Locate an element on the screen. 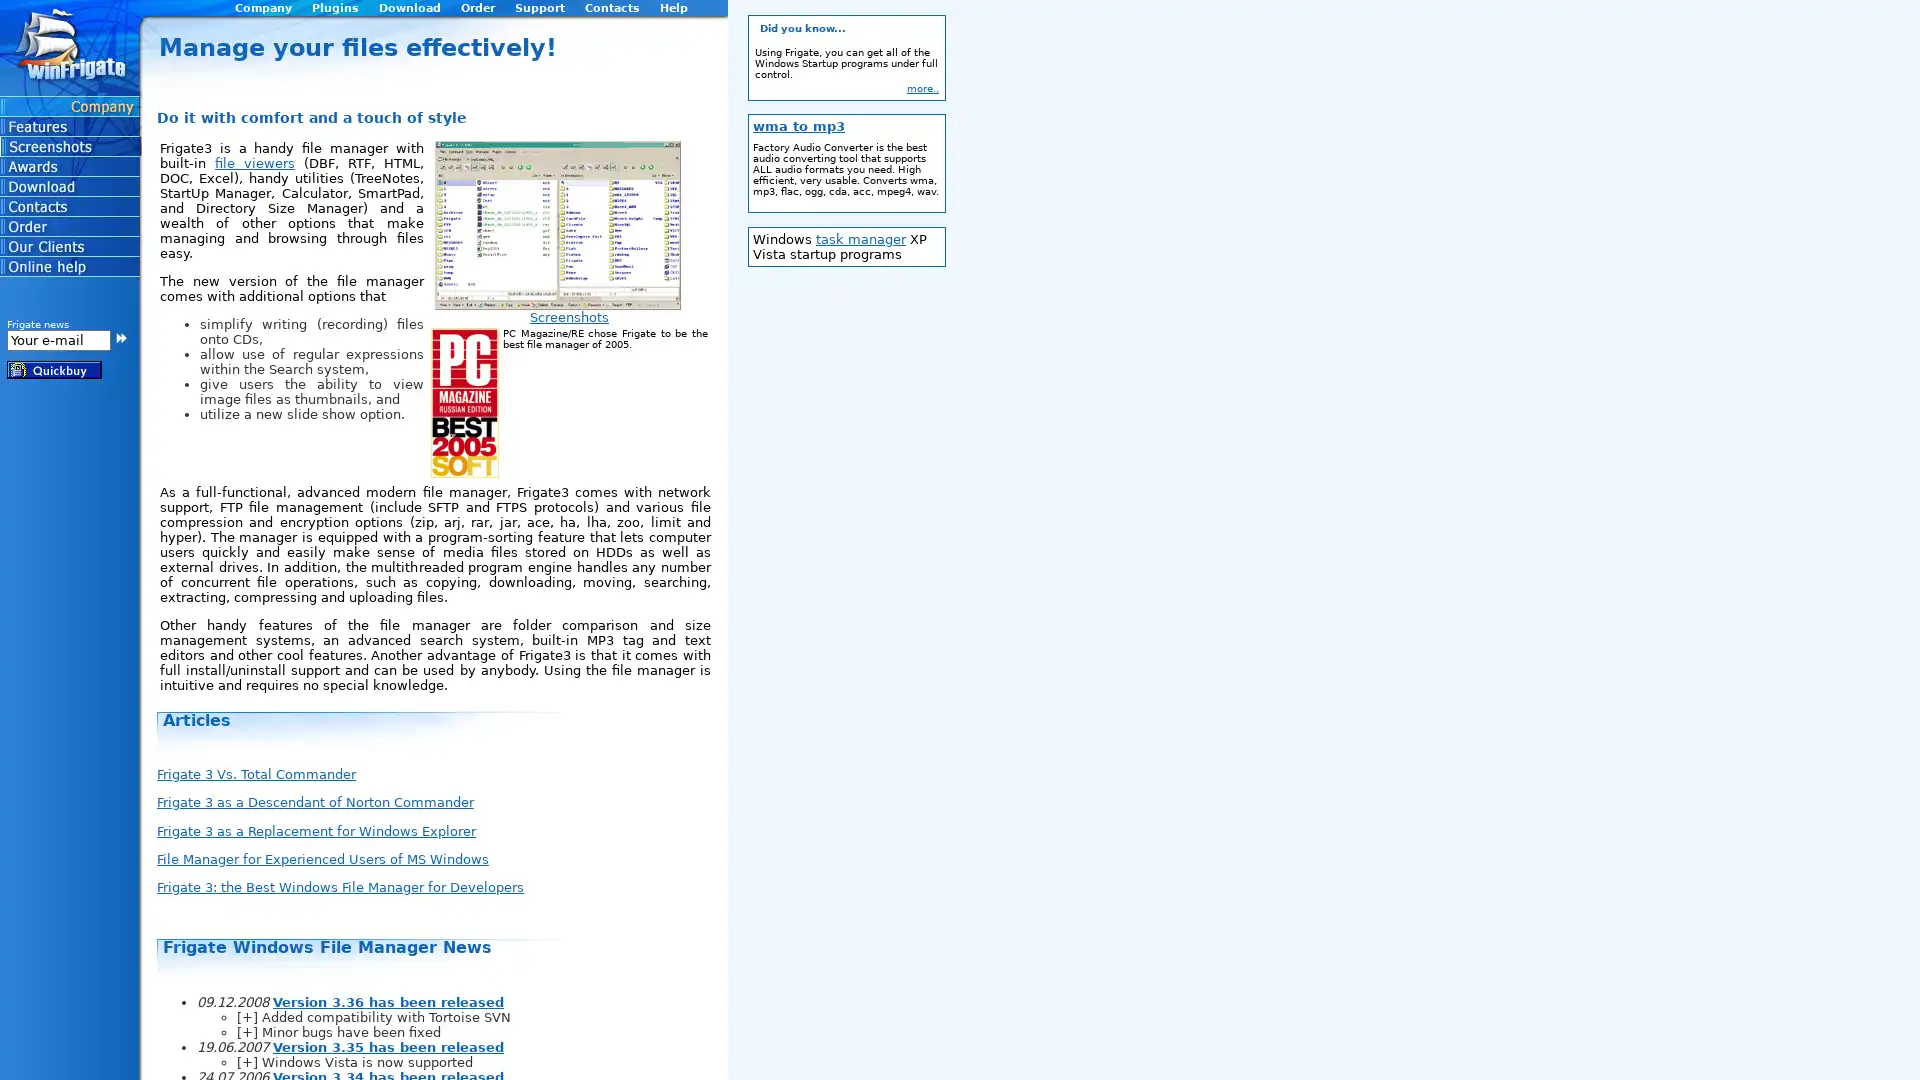  go is located at coordinates (120, 335).